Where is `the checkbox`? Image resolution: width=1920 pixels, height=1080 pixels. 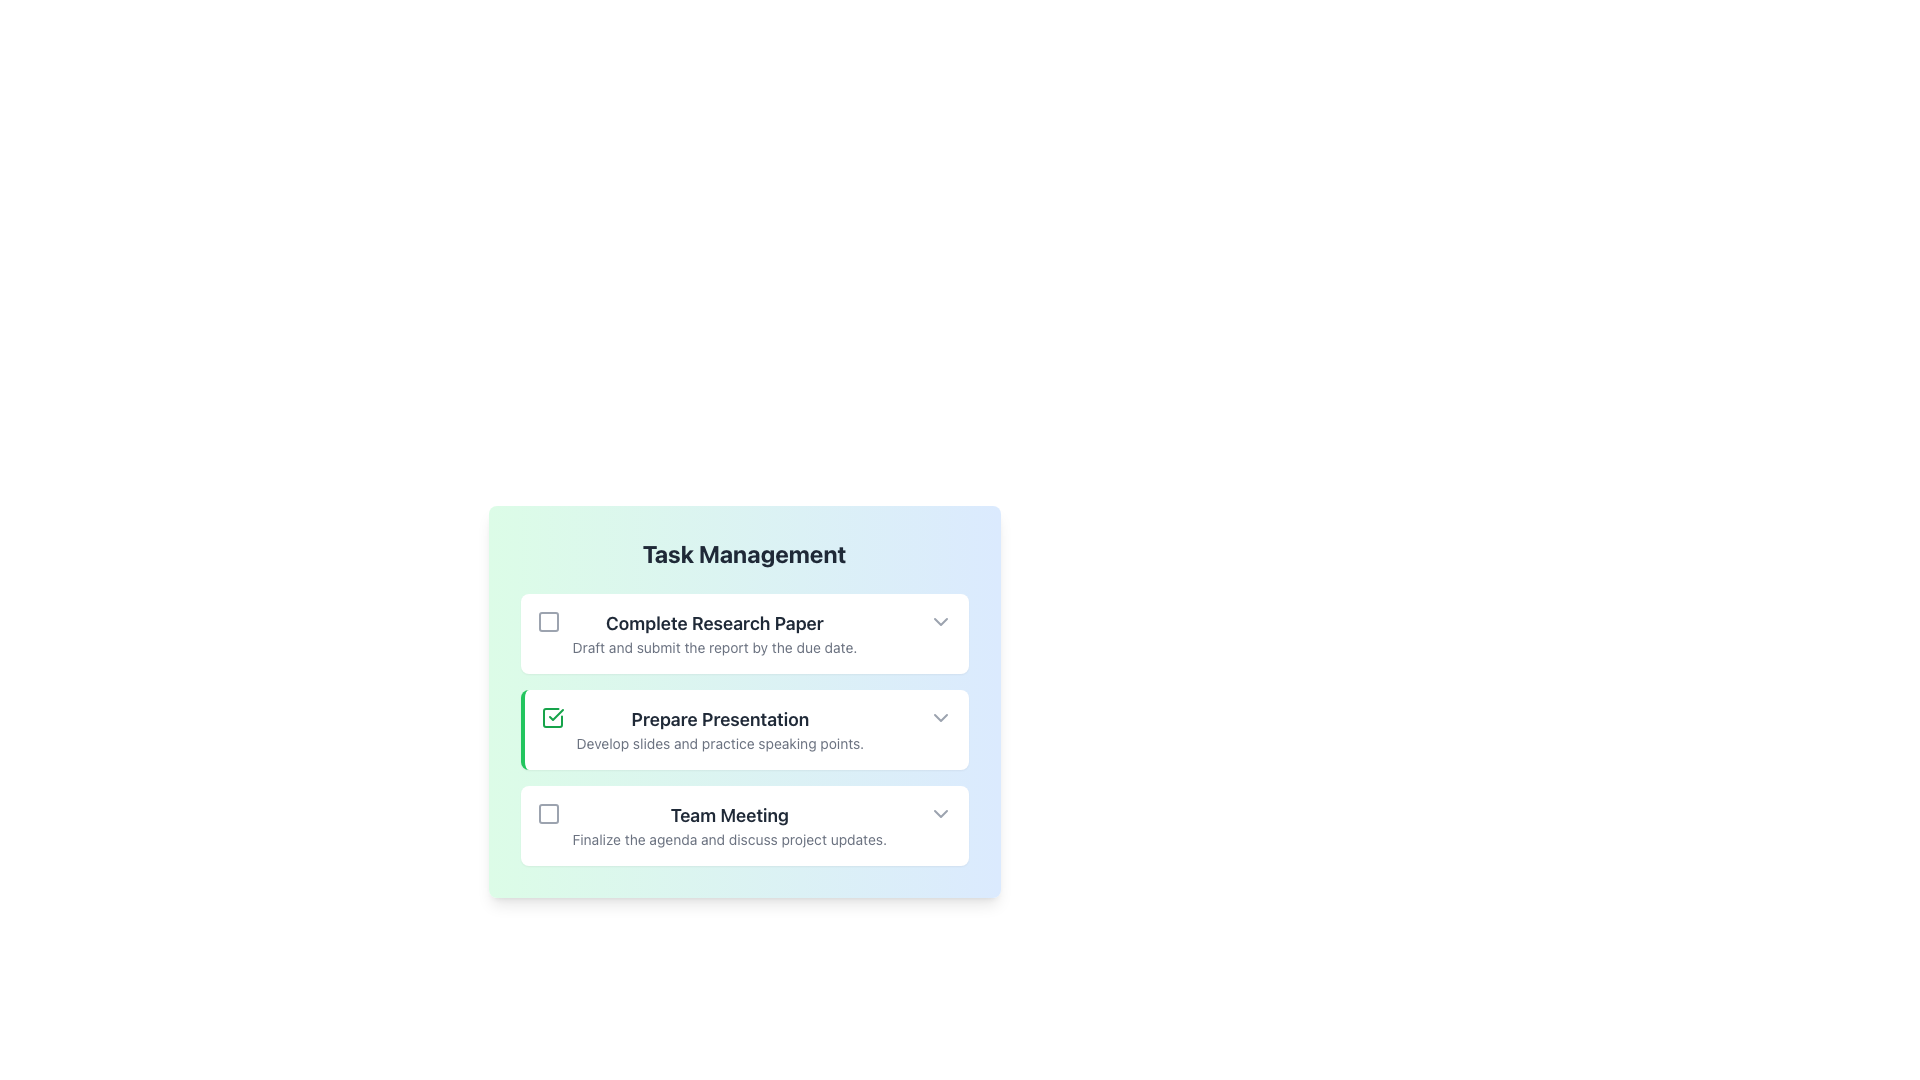
the checkbox is located at coordinates (548, 620).